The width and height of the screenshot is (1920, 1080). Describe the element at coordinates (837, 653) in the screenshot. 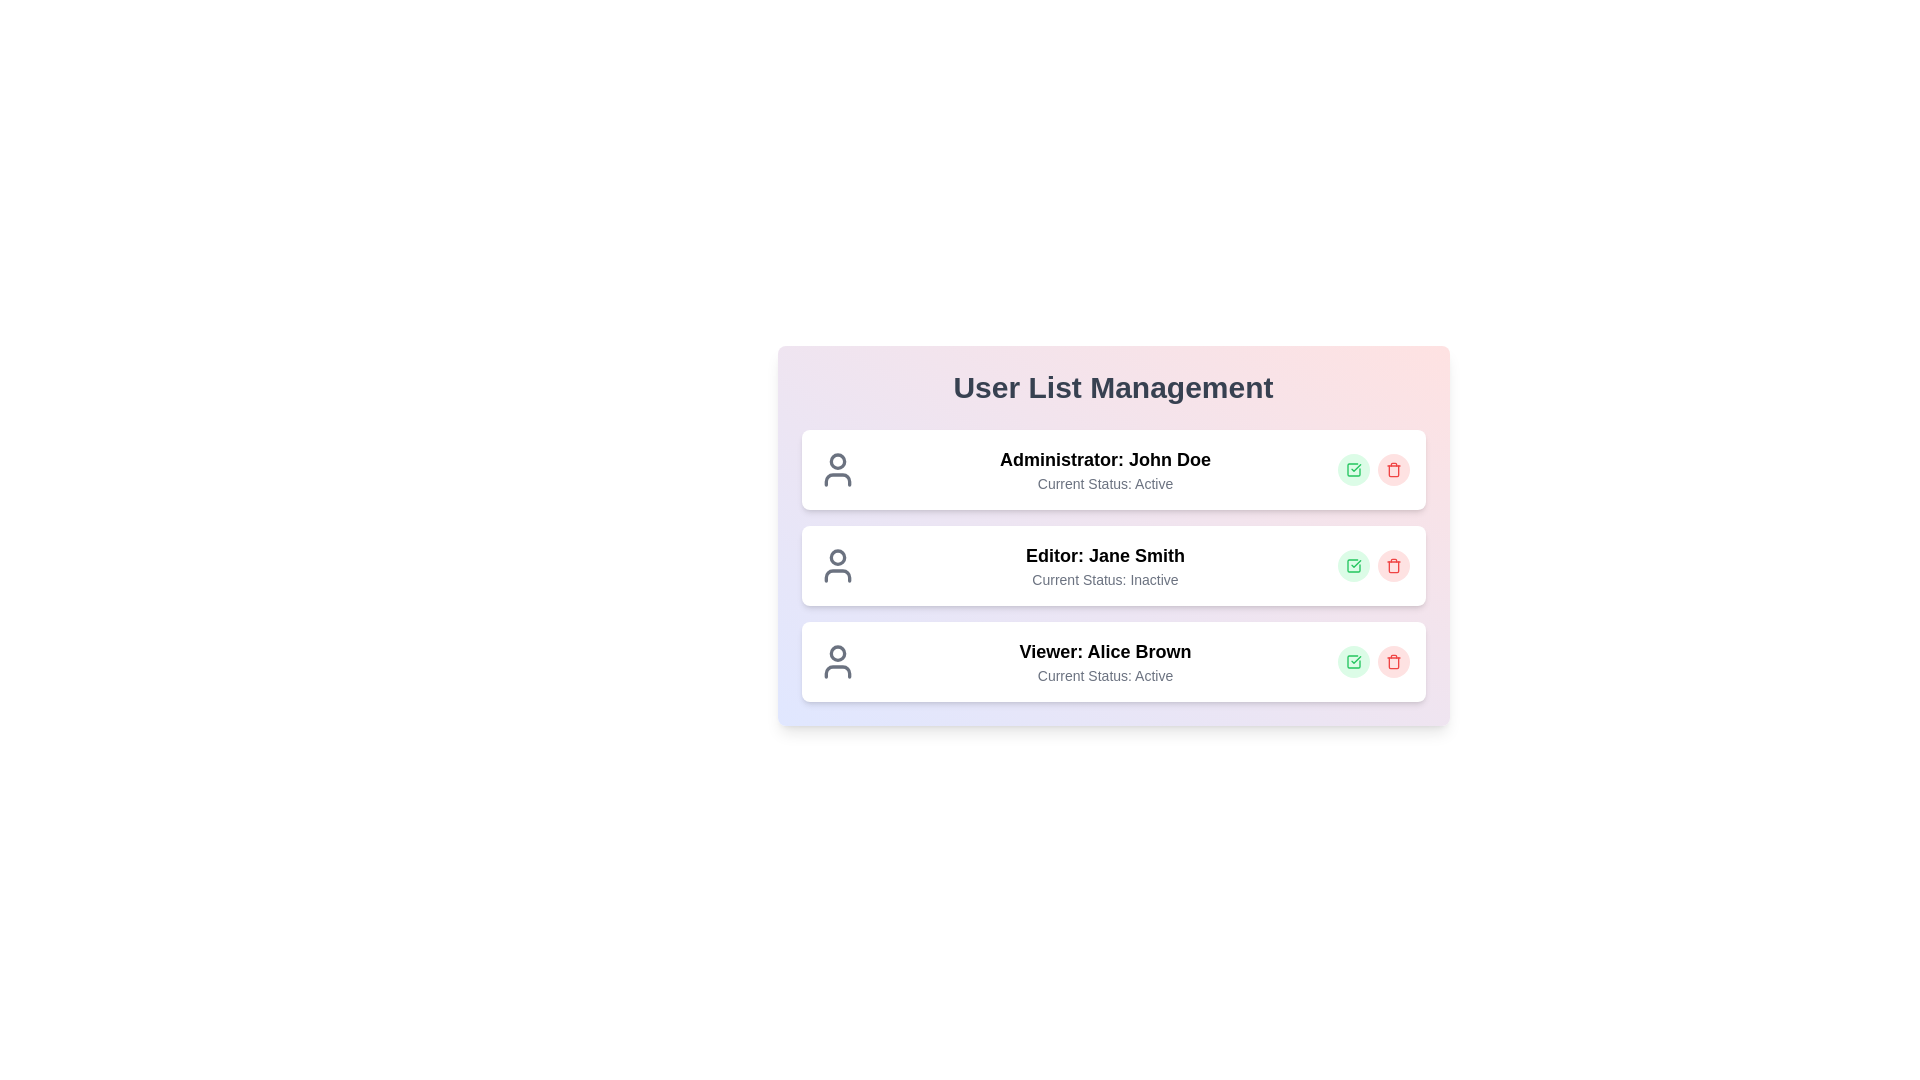

I see `the circular icon with a gray outline inside the user avatar of the last row, Viewer: Alice Brown, in the user list management card` at that location.